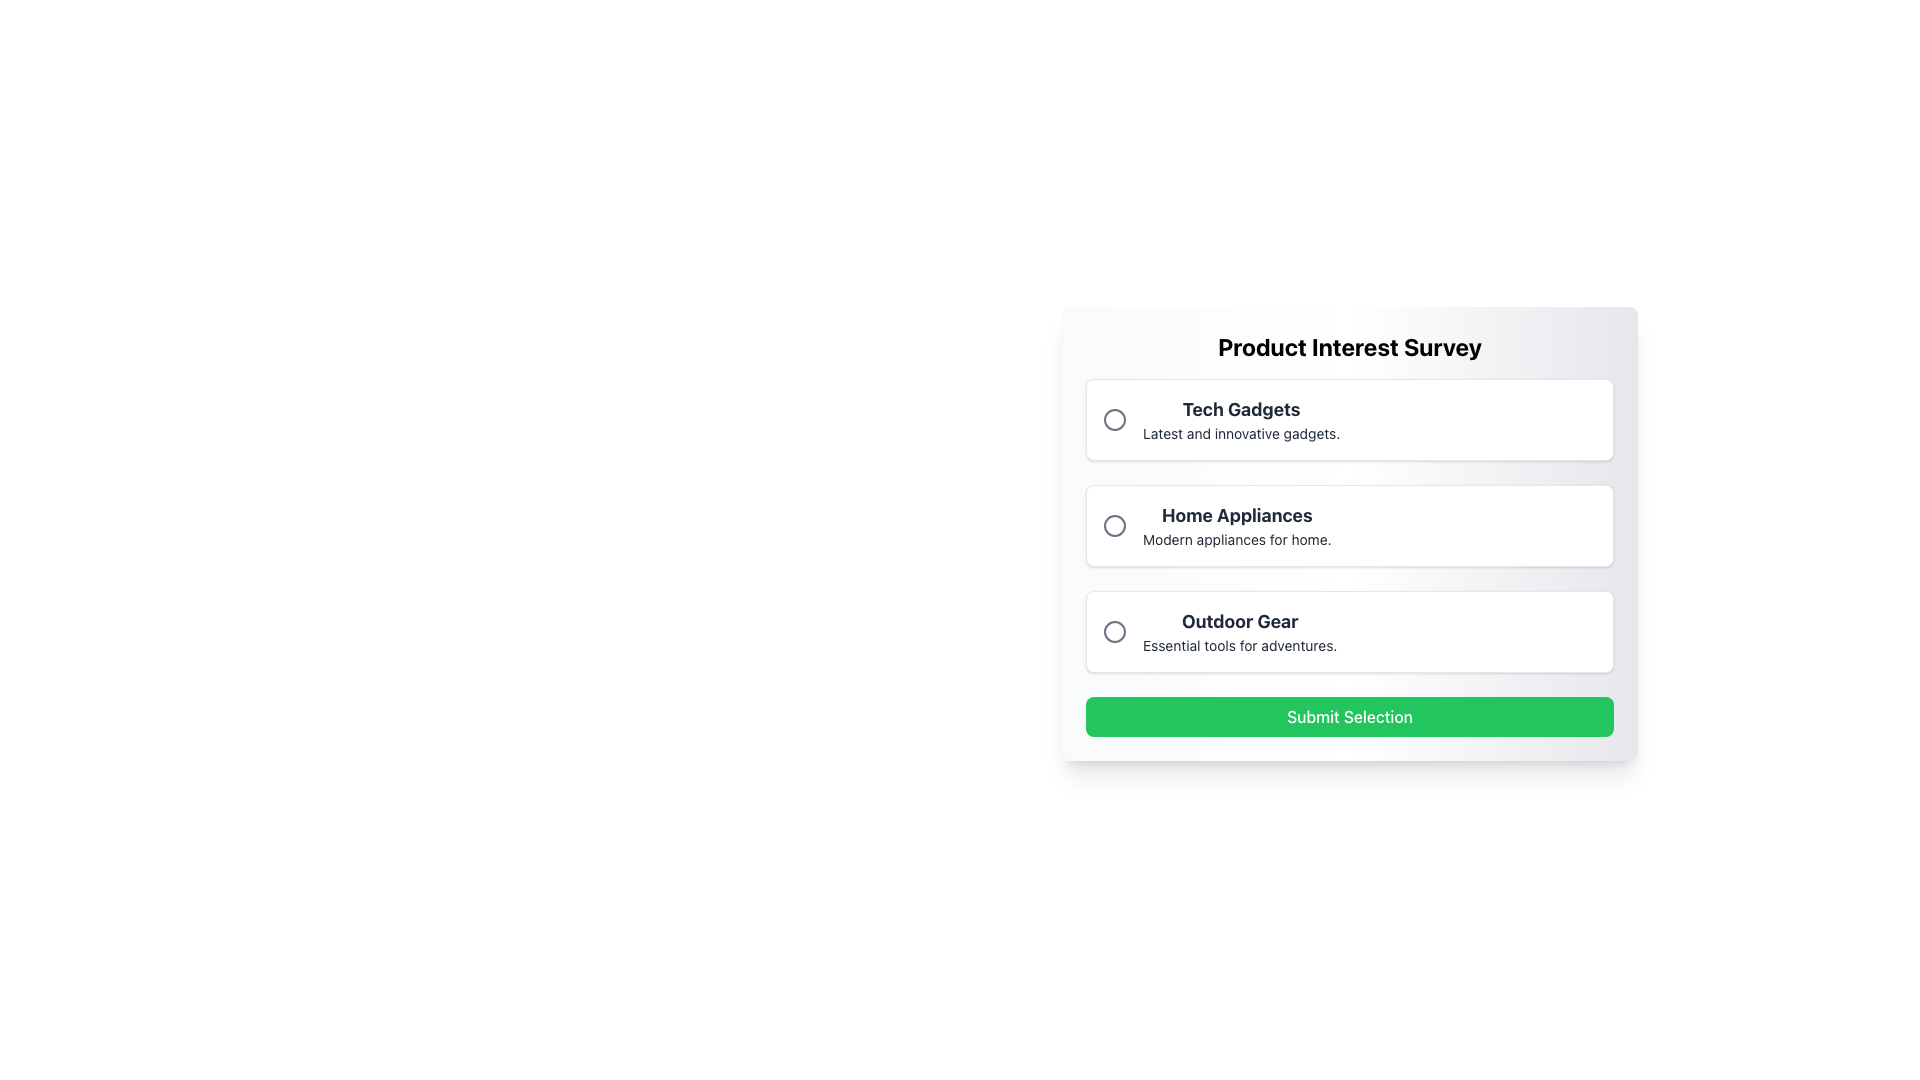 The image size is (1920, 1080). What do you see at coordinates (1236, 524) in the screenshot?
I see `the 'Home Appliances' text label, which is the textual content of the second card in a vertical list, located below the 'Tech Gadgets' card and above the 'Outdoor Gear' card` at bounding box center [1236, 524].